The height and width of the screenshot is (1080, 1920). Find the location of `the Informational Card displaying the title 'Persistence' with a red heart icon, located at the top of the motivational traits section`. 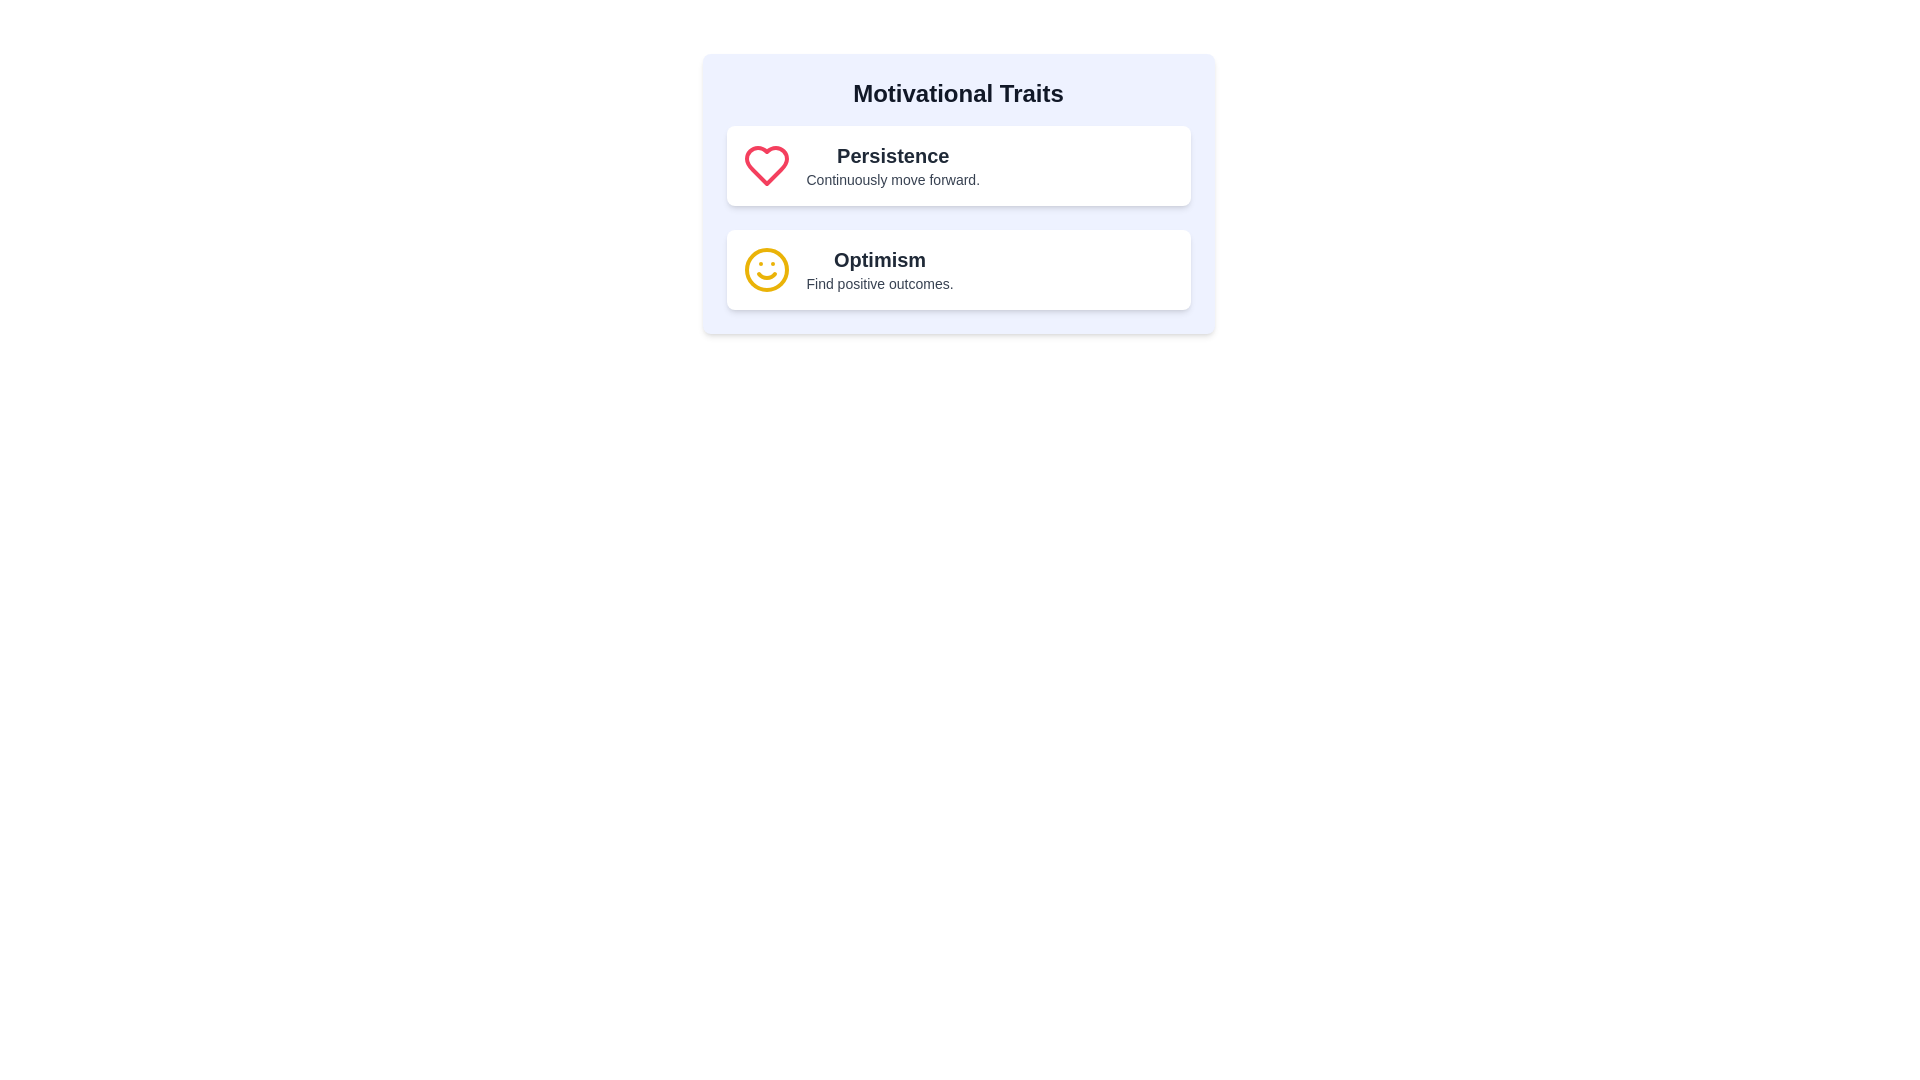

the Informational Card displaying the title 'Persistence' with a red heart icon, located at the top of the motivational traits section is located at coordinates (957, 164).